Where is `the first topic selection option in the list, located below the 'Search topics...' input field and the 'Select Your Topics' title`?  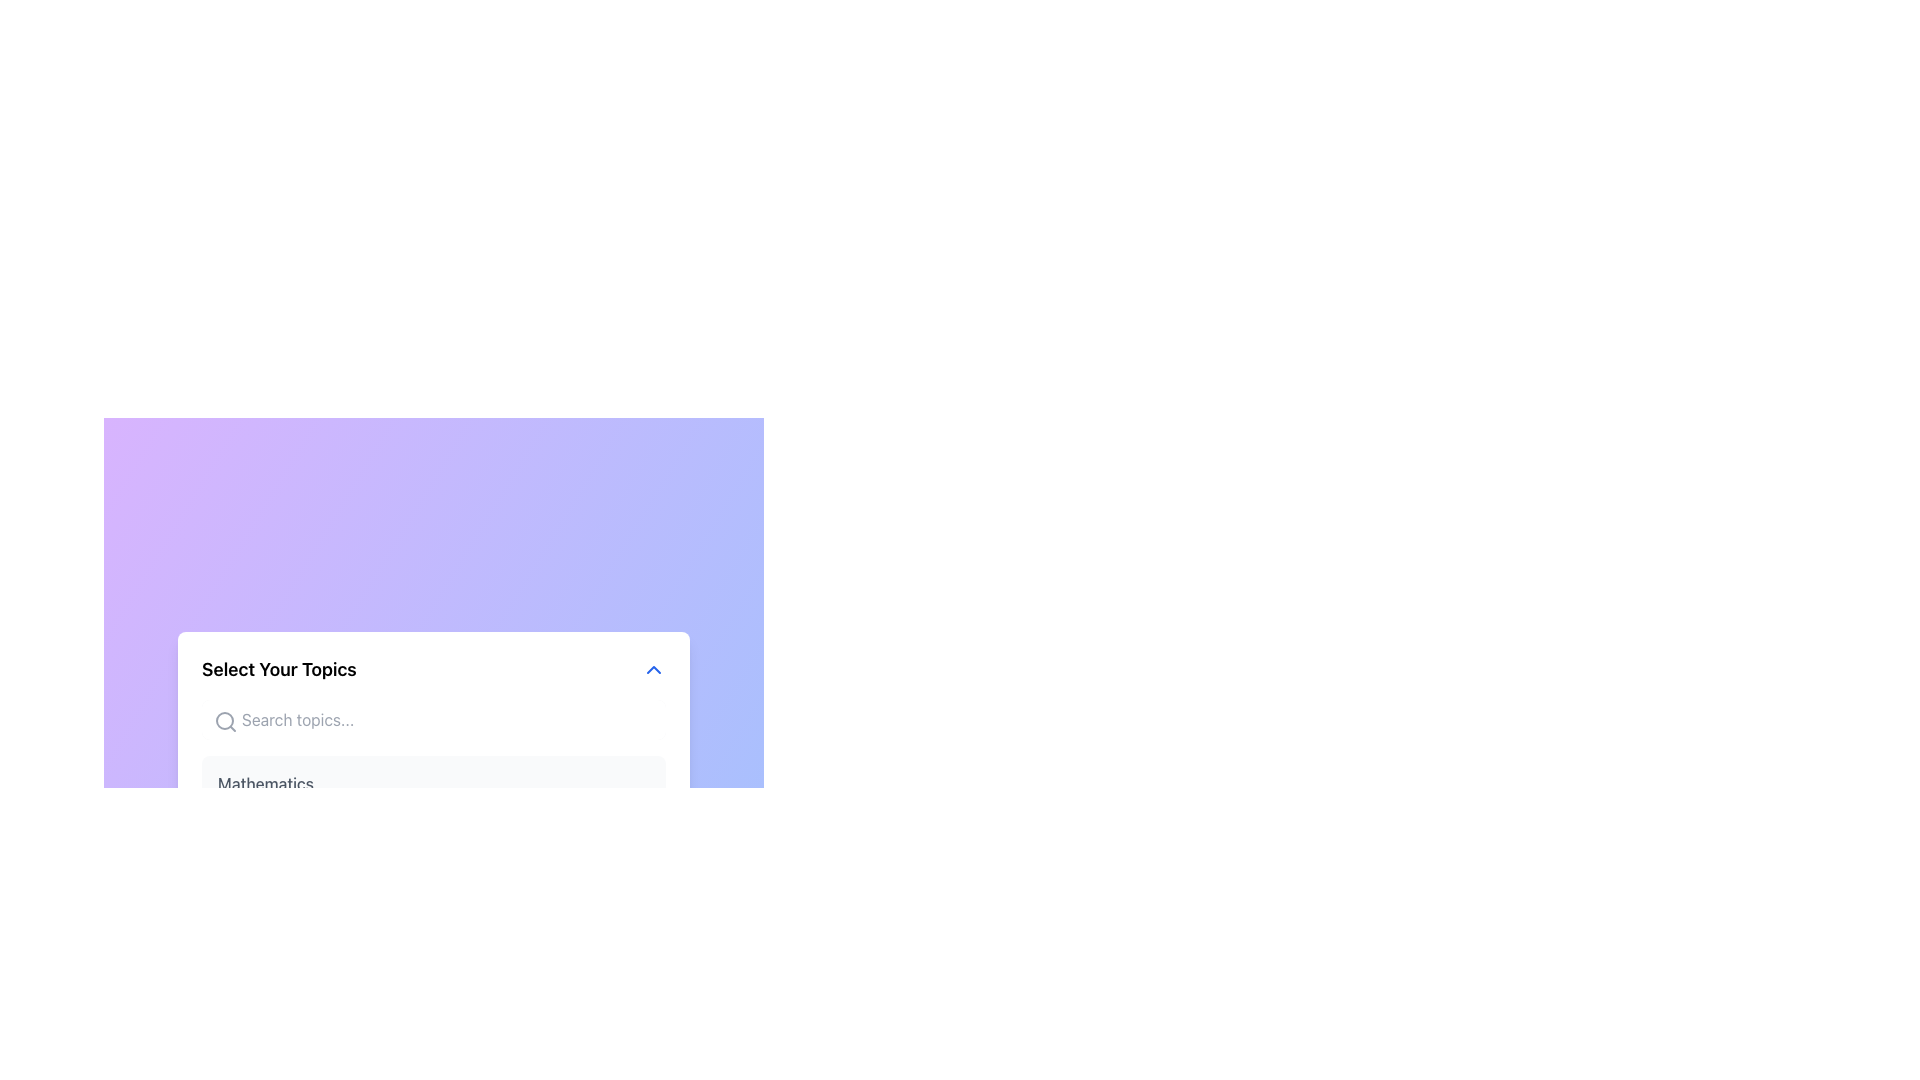
the first topic selection option in the list, located below the 'Search topics...' input field and the 'Select Your Topics' title is located at coordinates (432, 782).